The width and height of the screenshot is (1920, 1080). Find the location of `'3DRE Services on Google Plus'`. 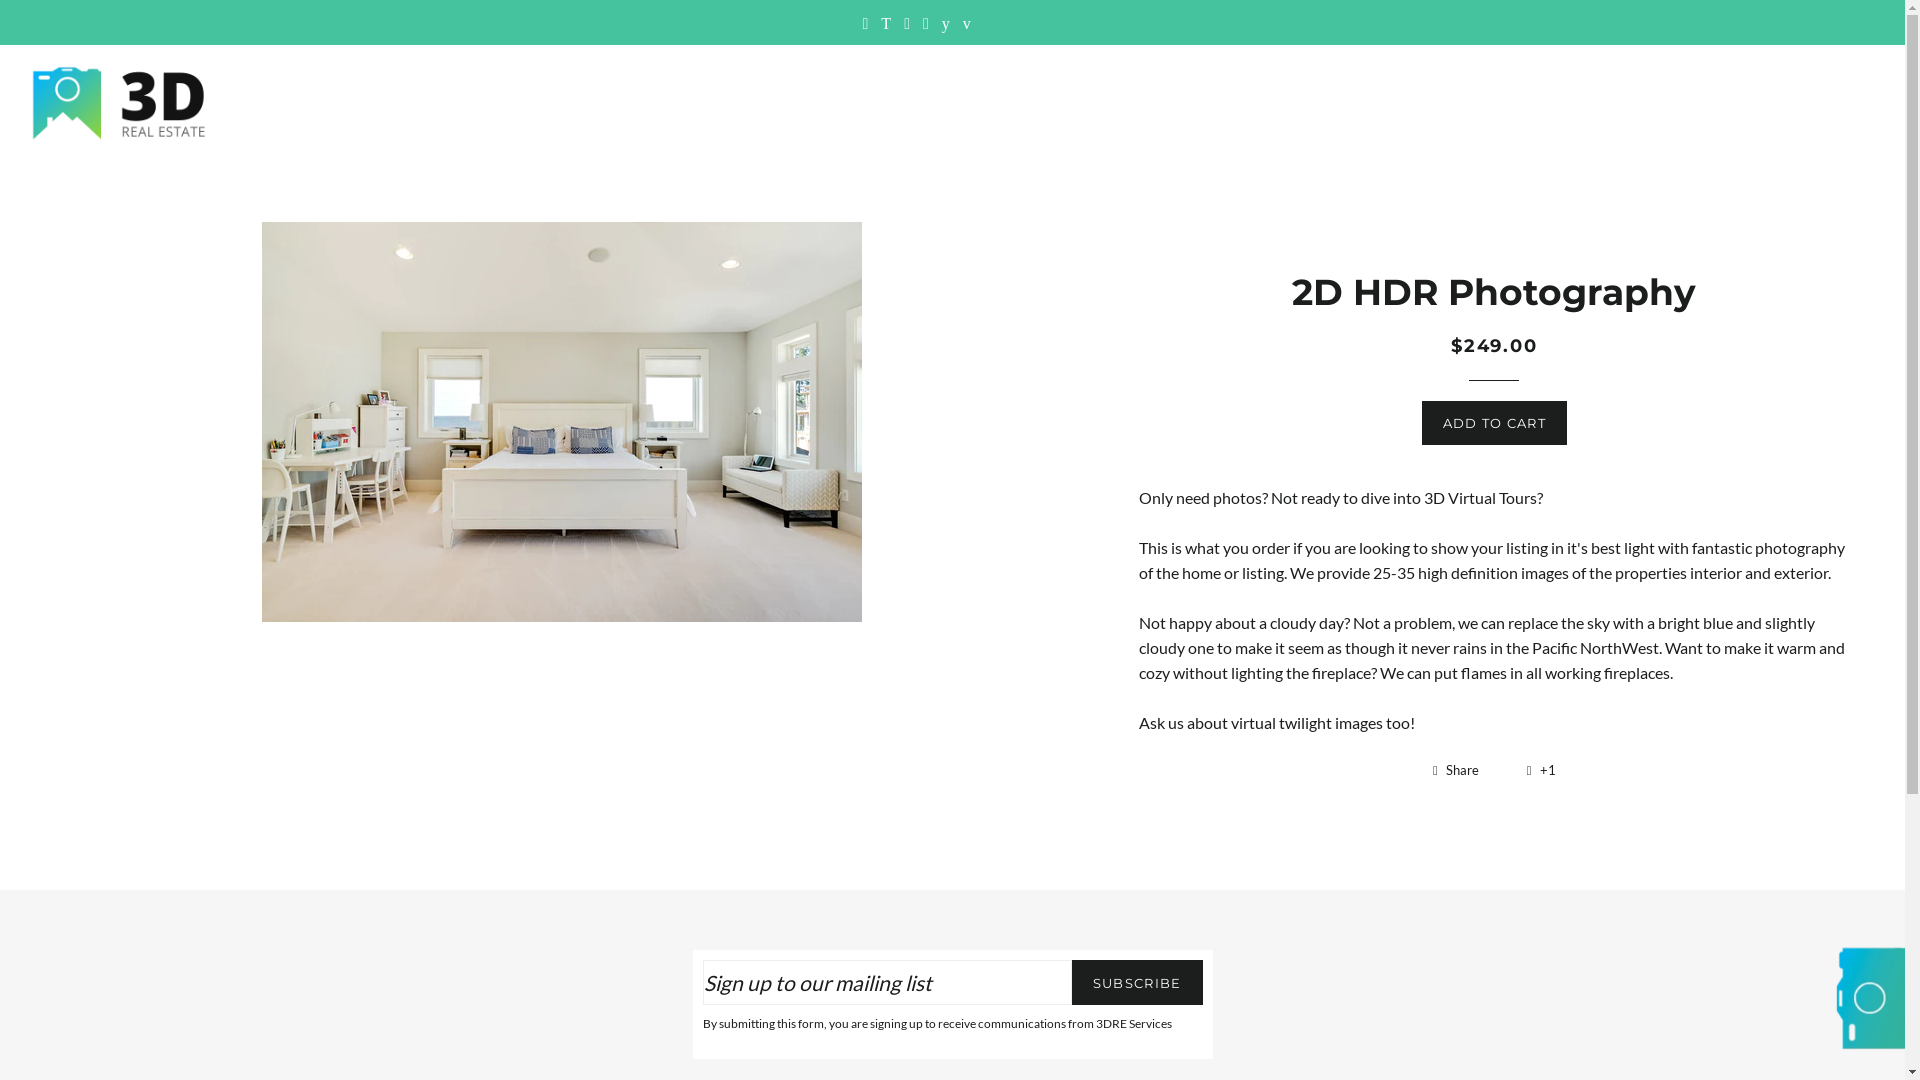

'3DRE Services on Google Plus' is located at coordinates (925, 22).